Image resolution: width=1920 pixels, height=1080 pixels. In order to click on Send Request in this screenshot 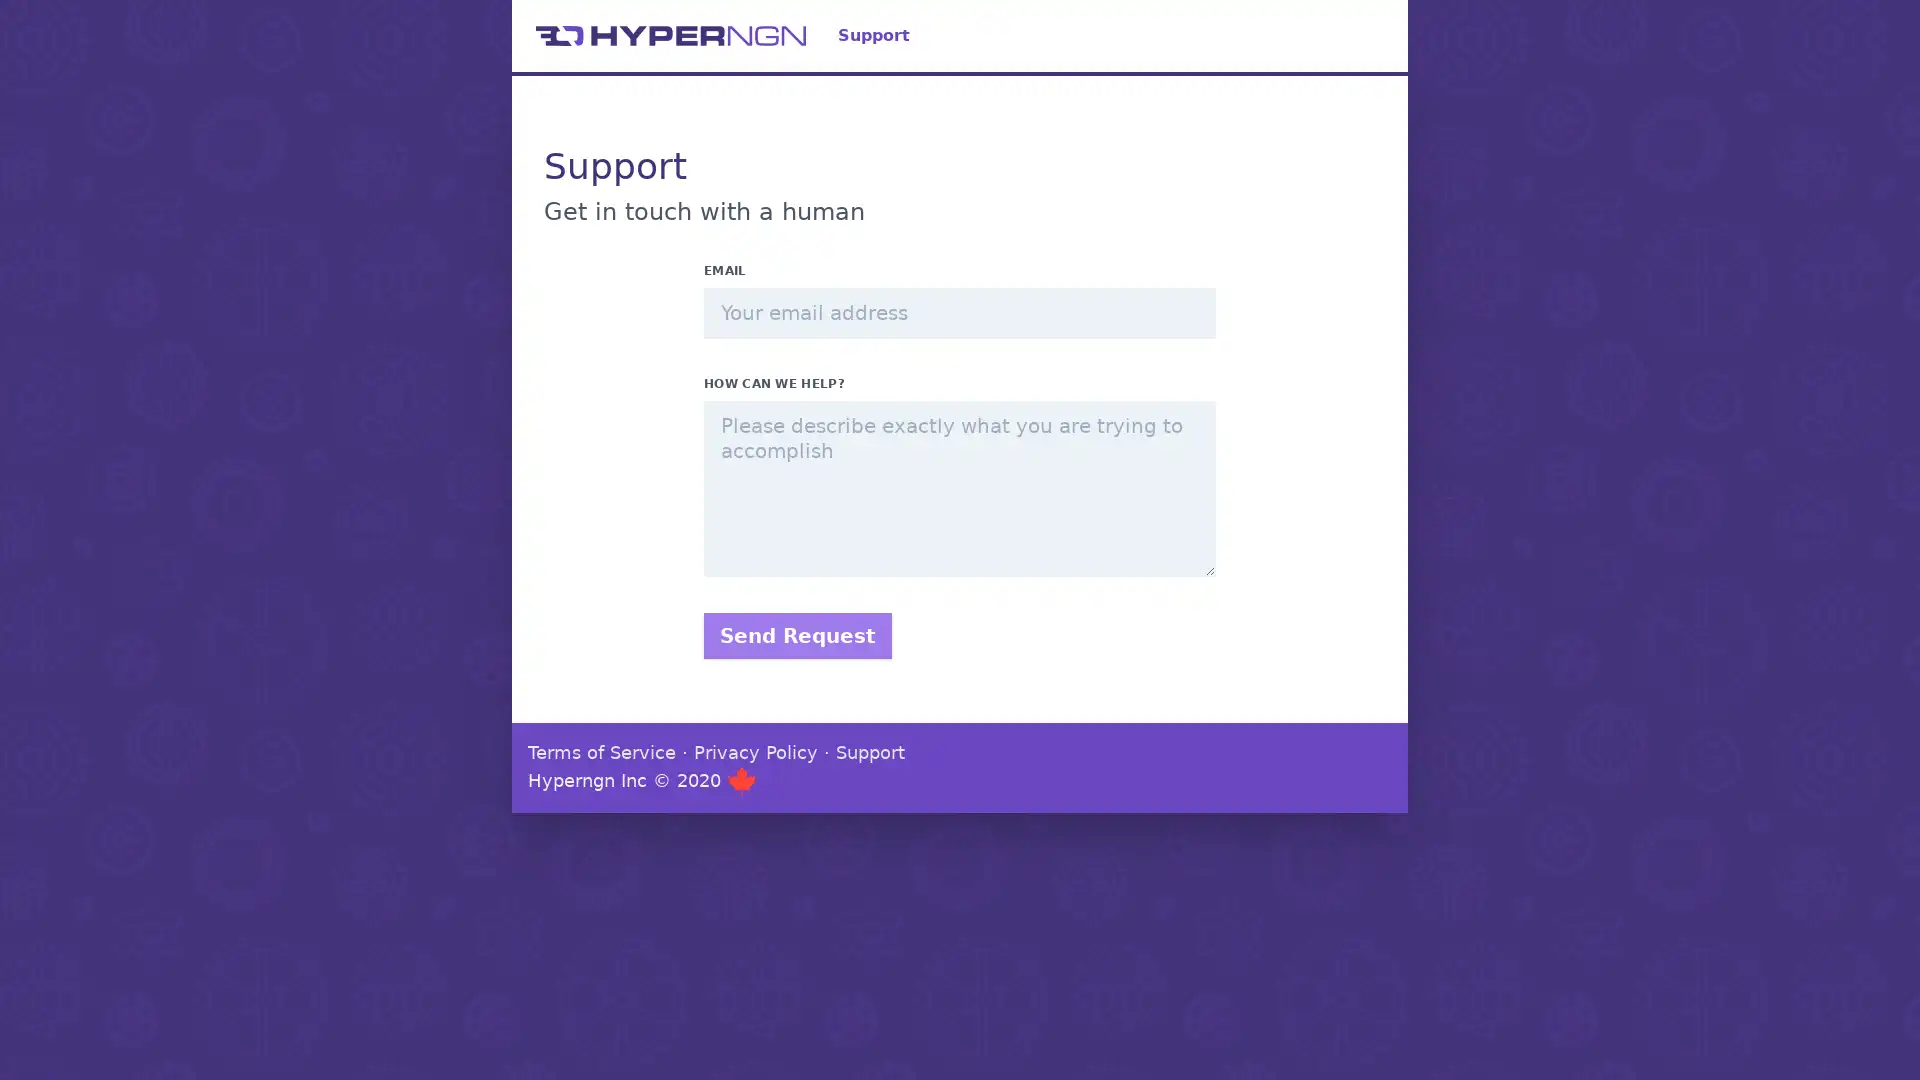, I will do `click(796, 636)`.